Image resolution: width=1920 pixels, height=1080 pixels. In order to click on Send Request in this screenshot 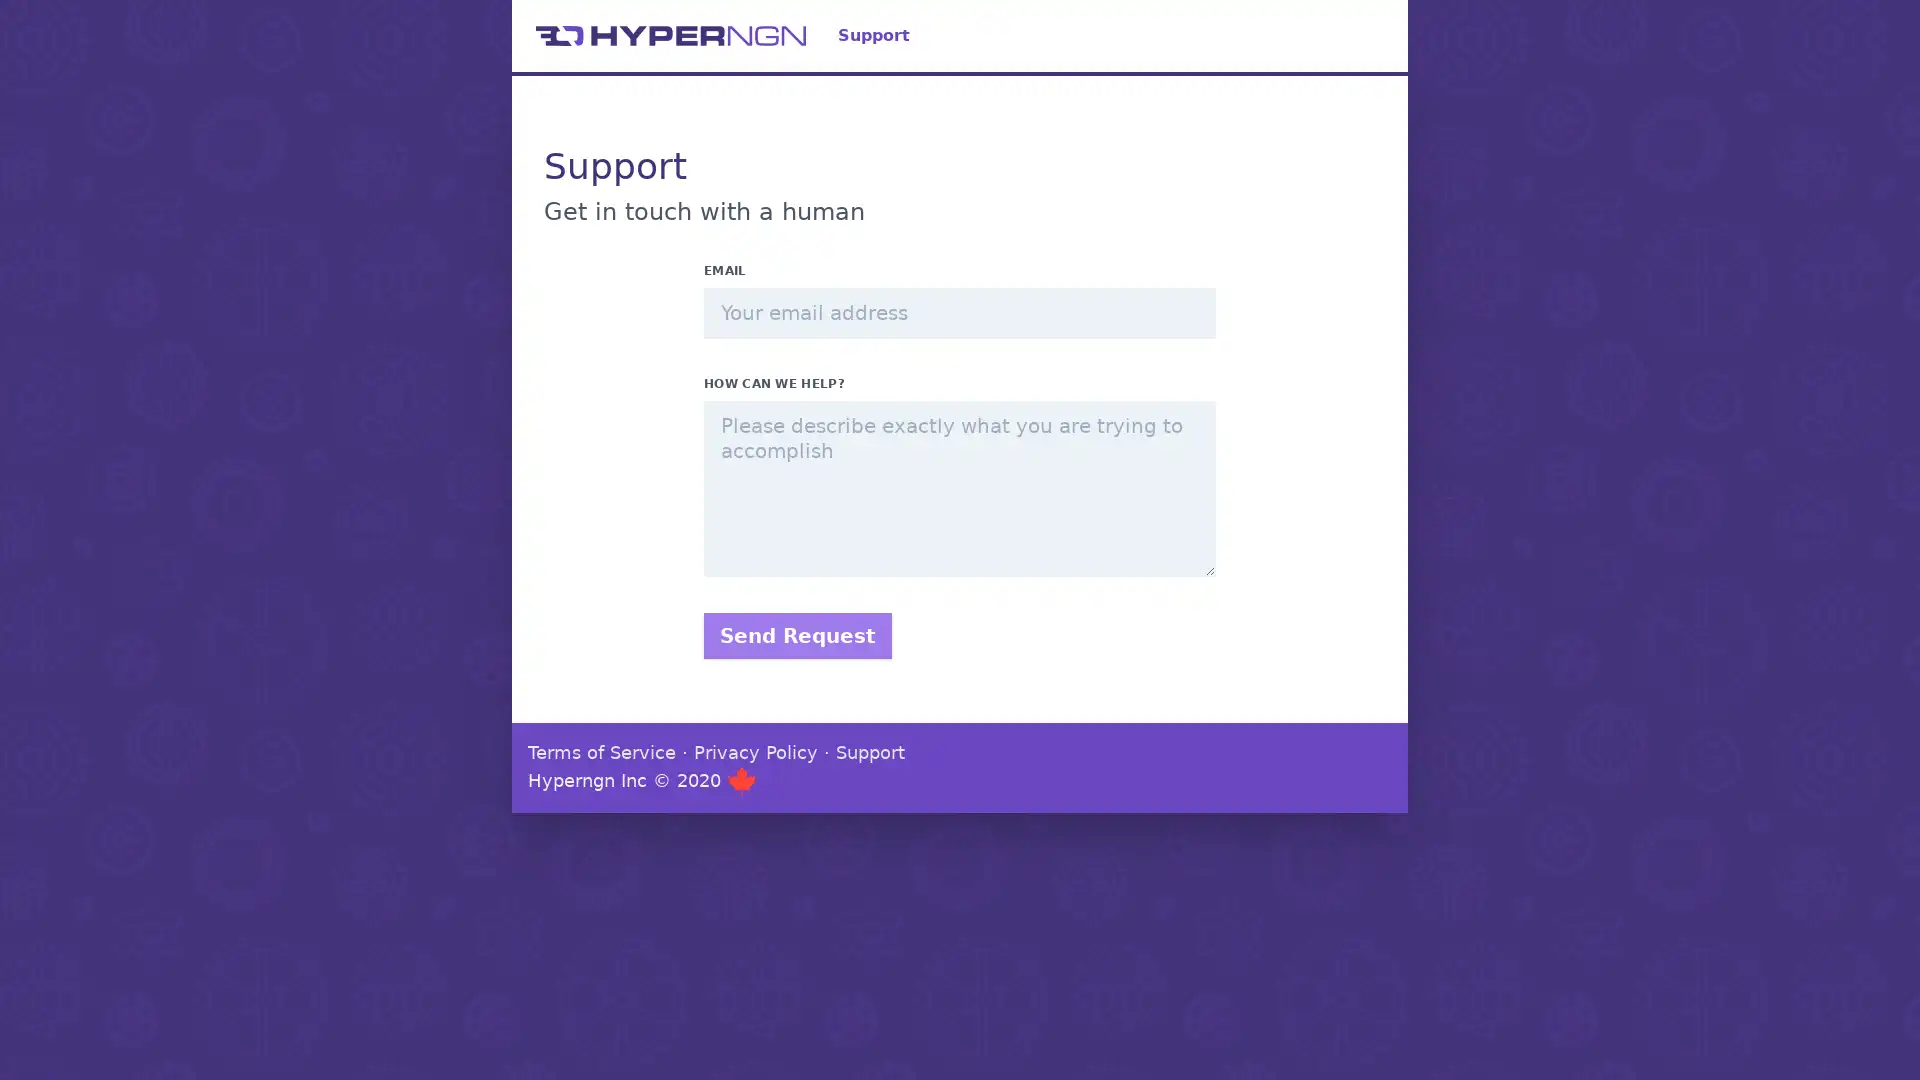, I will do `click(796, 636)`.